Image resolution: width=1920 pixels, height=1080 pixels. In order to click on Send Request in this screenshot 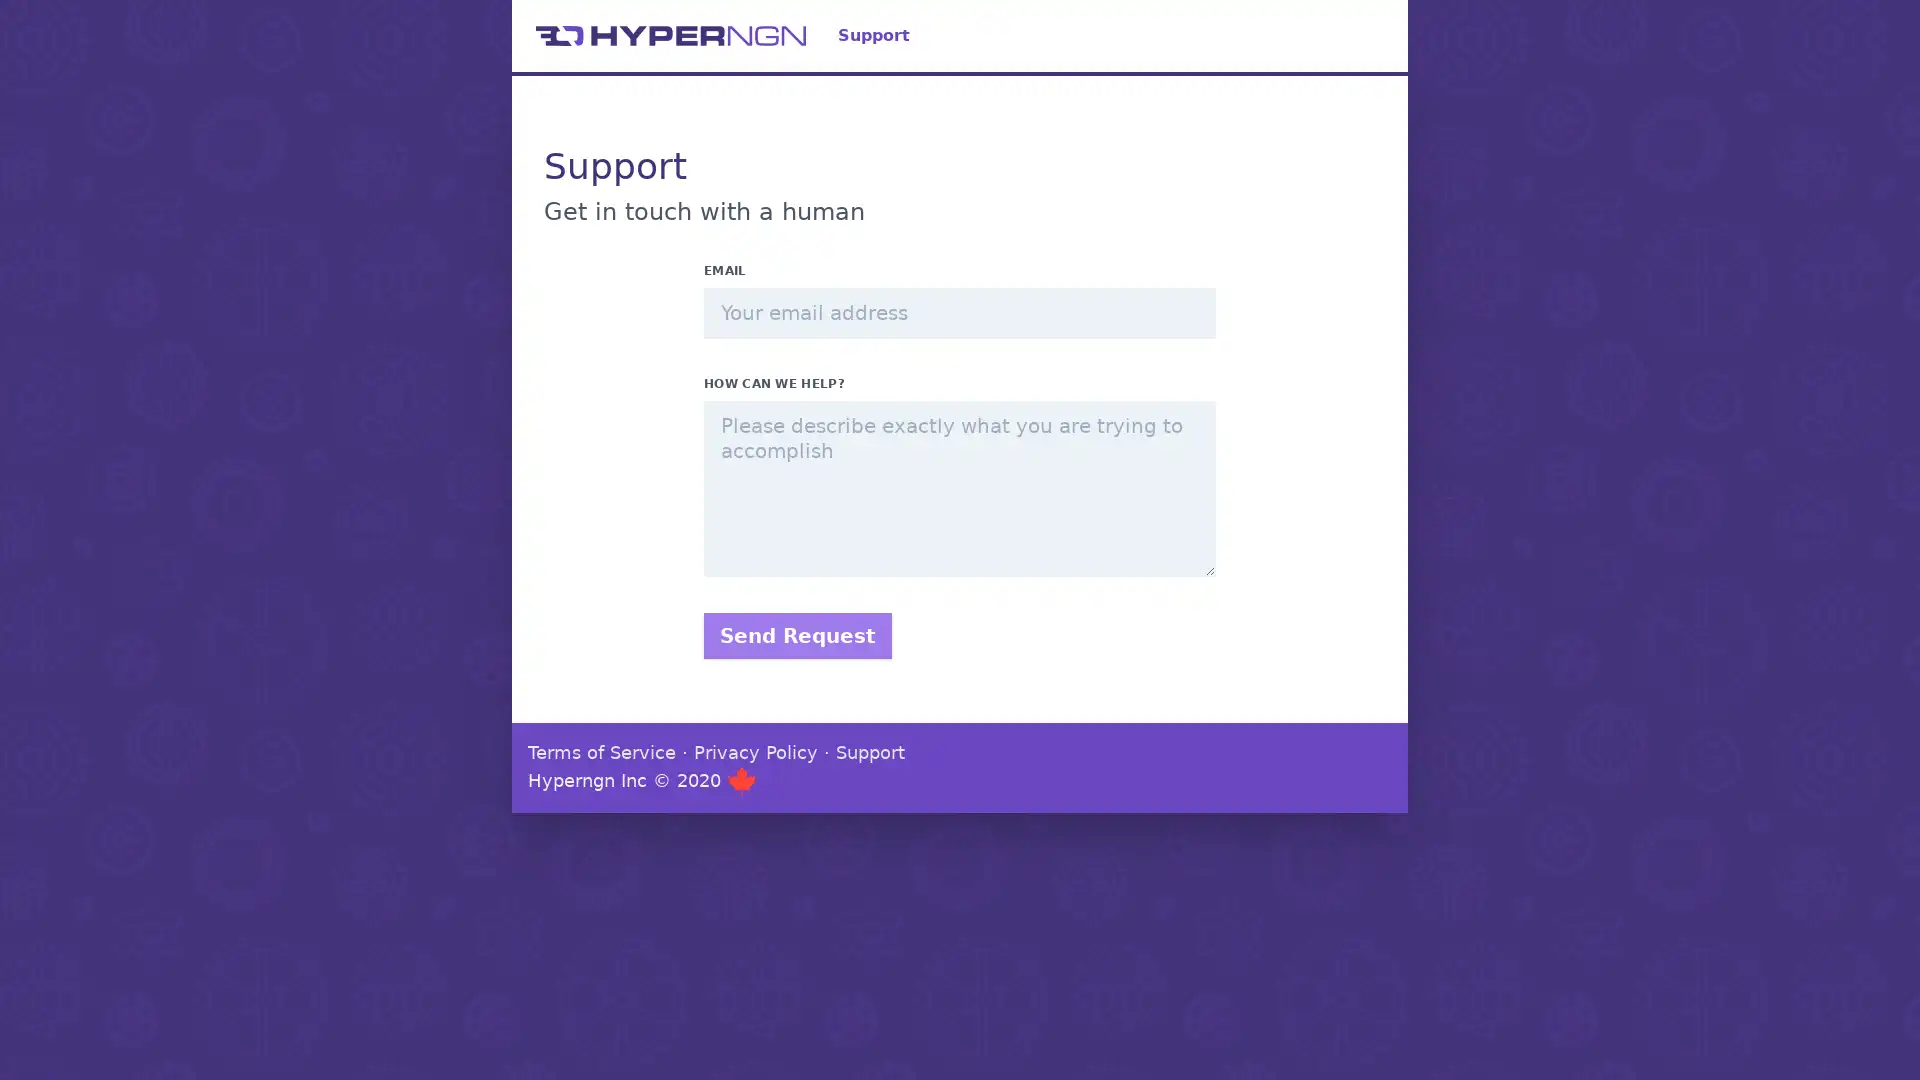, I will do `click(796, 636)`.